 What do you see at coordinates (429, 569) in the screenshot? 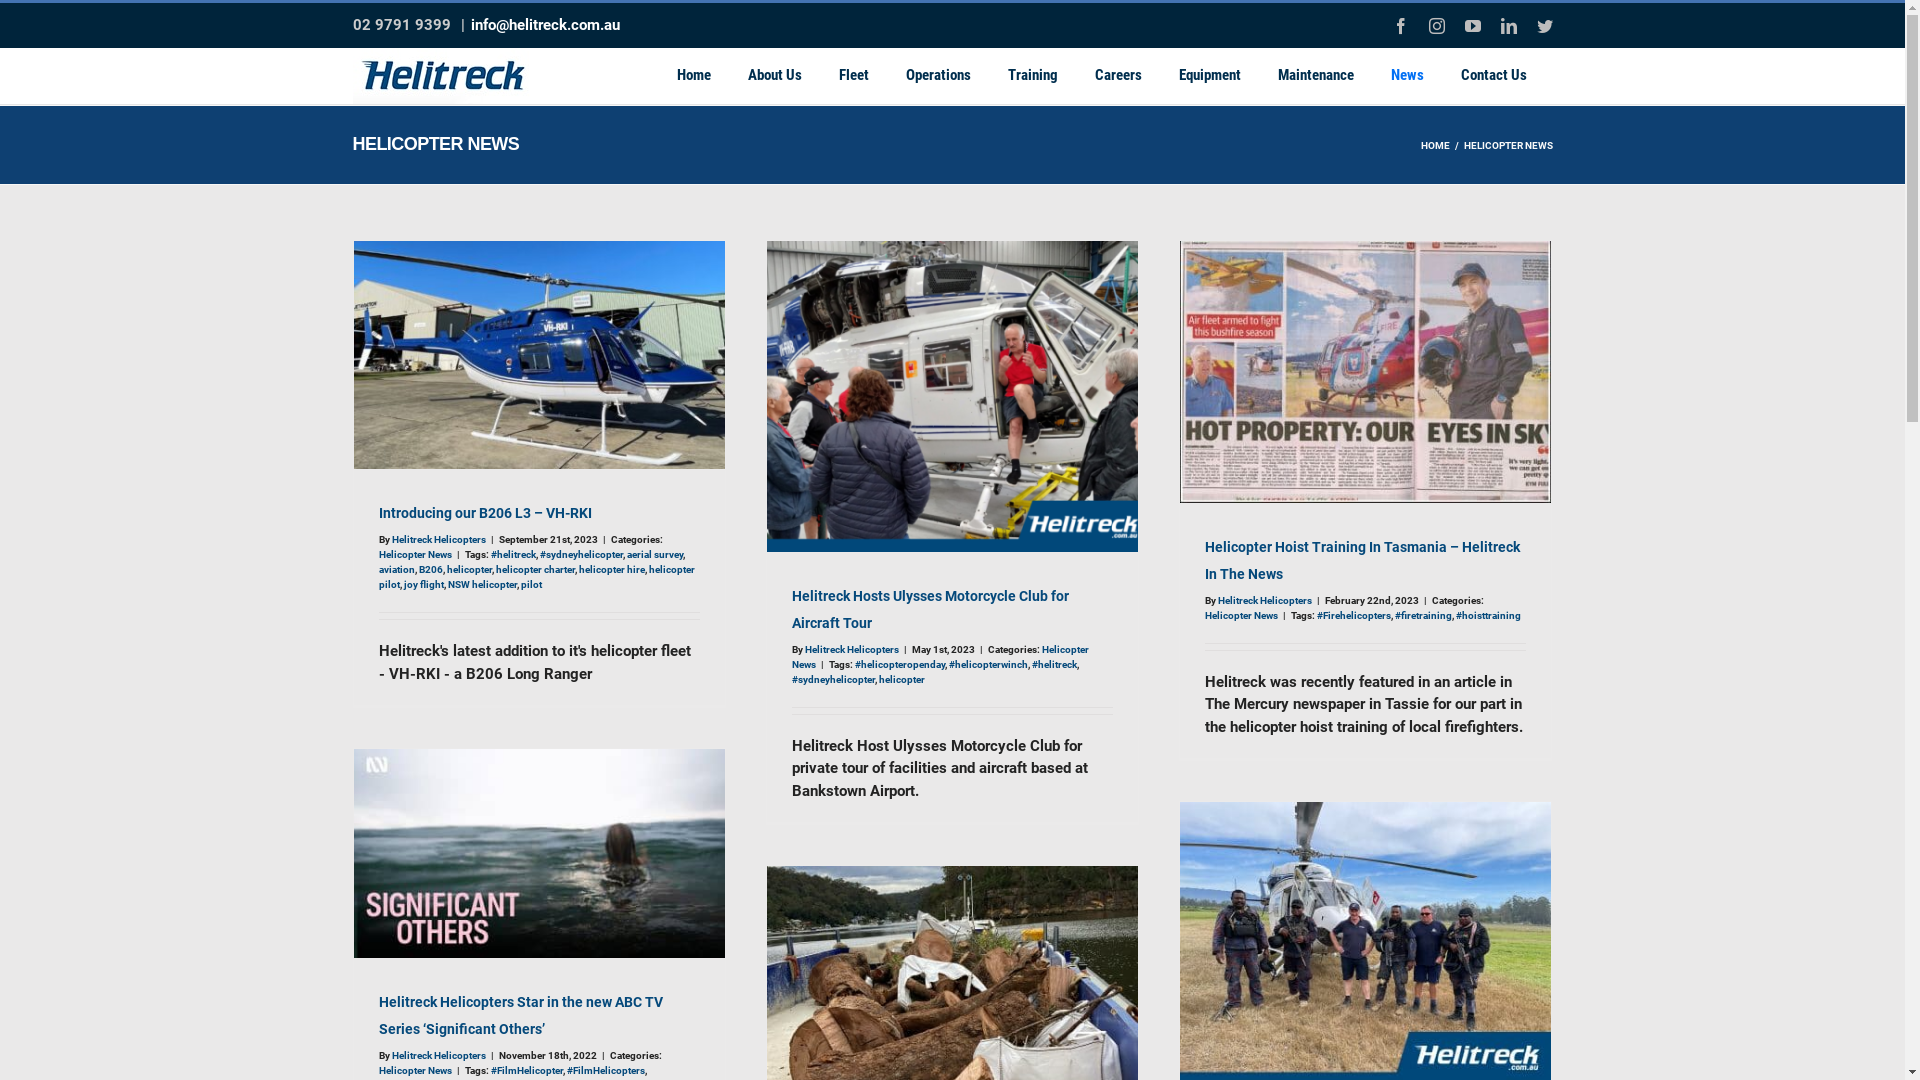
I see `'B206'` at bounding box center [429, 569].